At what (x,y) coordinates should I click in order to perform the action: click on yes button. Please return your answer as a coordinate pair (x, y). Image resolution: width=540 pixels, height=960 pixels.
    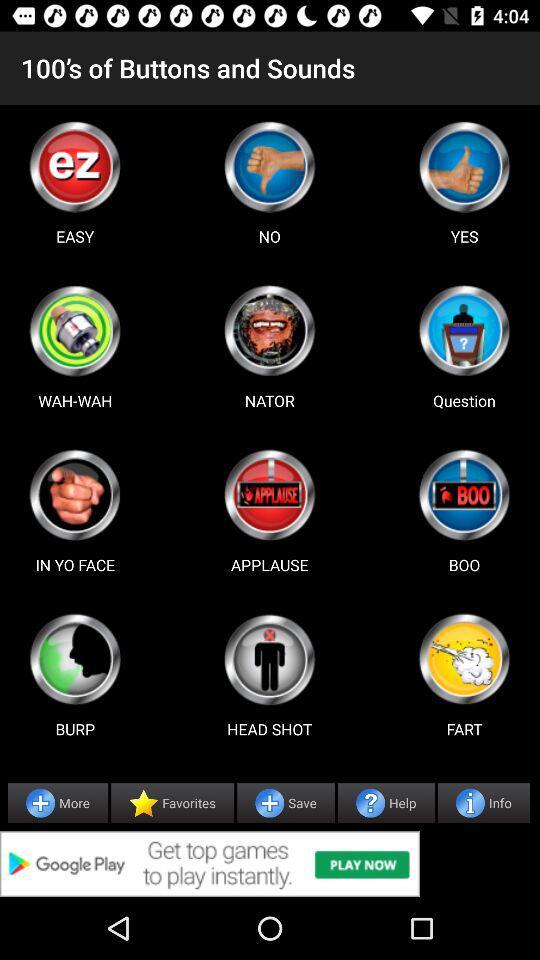
    Looking at the image, I should click on (464, 165).